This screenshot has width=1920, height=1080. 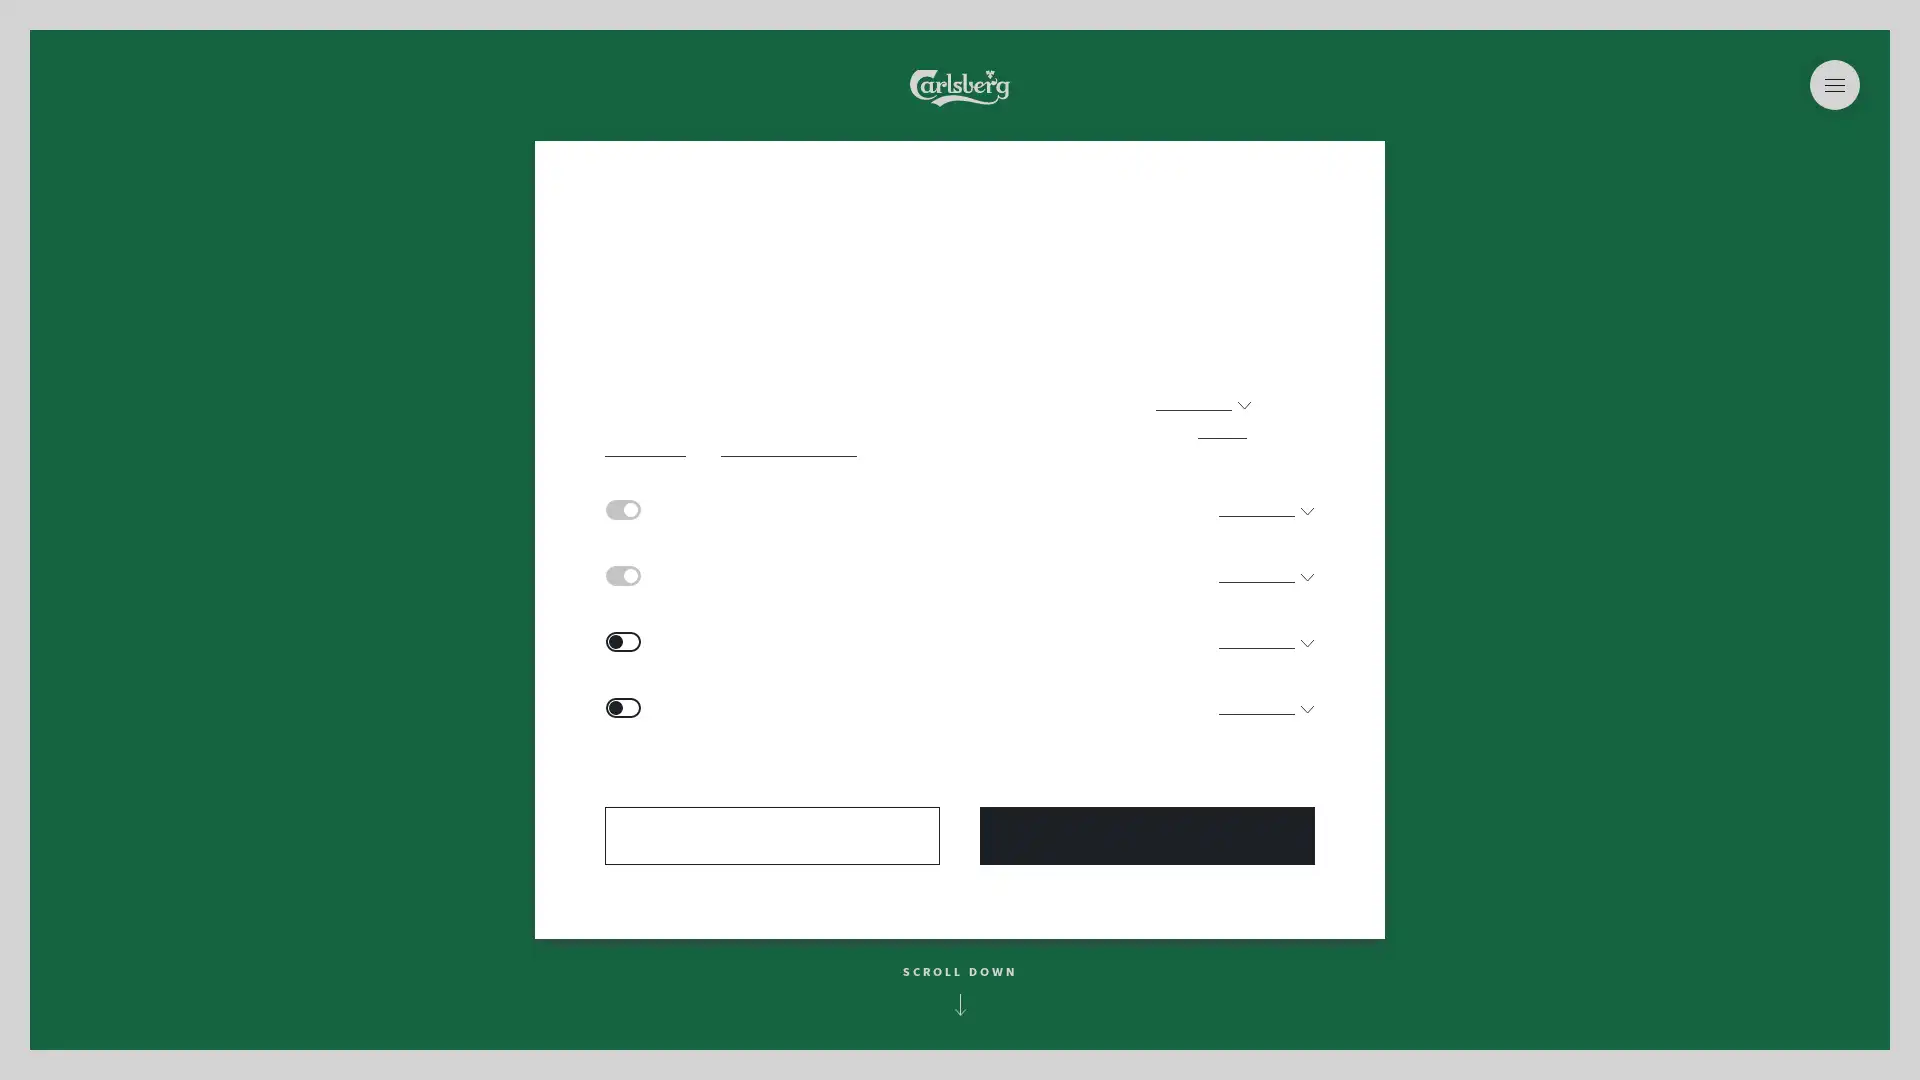 What do you see at coordinates (1834, 83) in the screenshot?
I see `toggle navigation` at bounding box center [1834, 83].